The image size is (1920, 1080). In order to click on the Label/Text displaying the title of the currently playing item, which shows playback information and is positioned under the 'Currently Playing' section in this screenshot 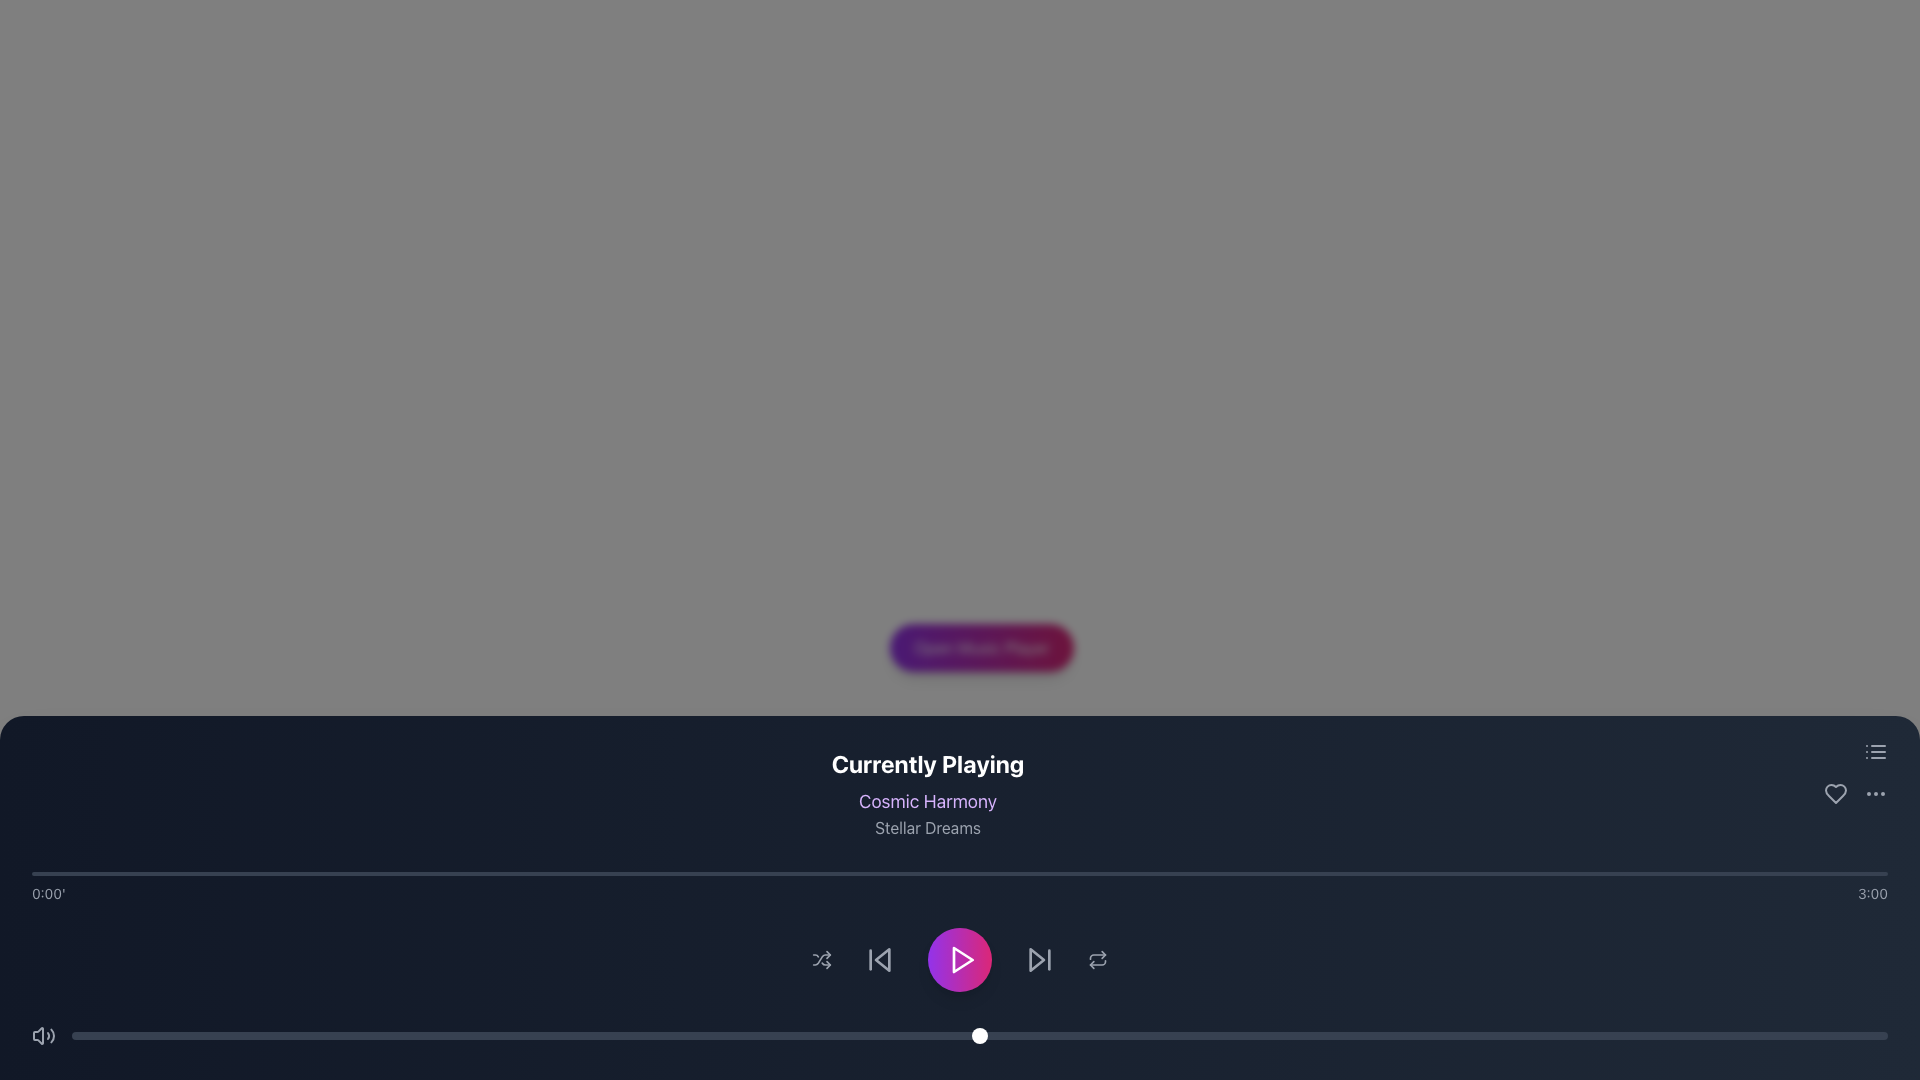, I will do `click(926, 801)`.